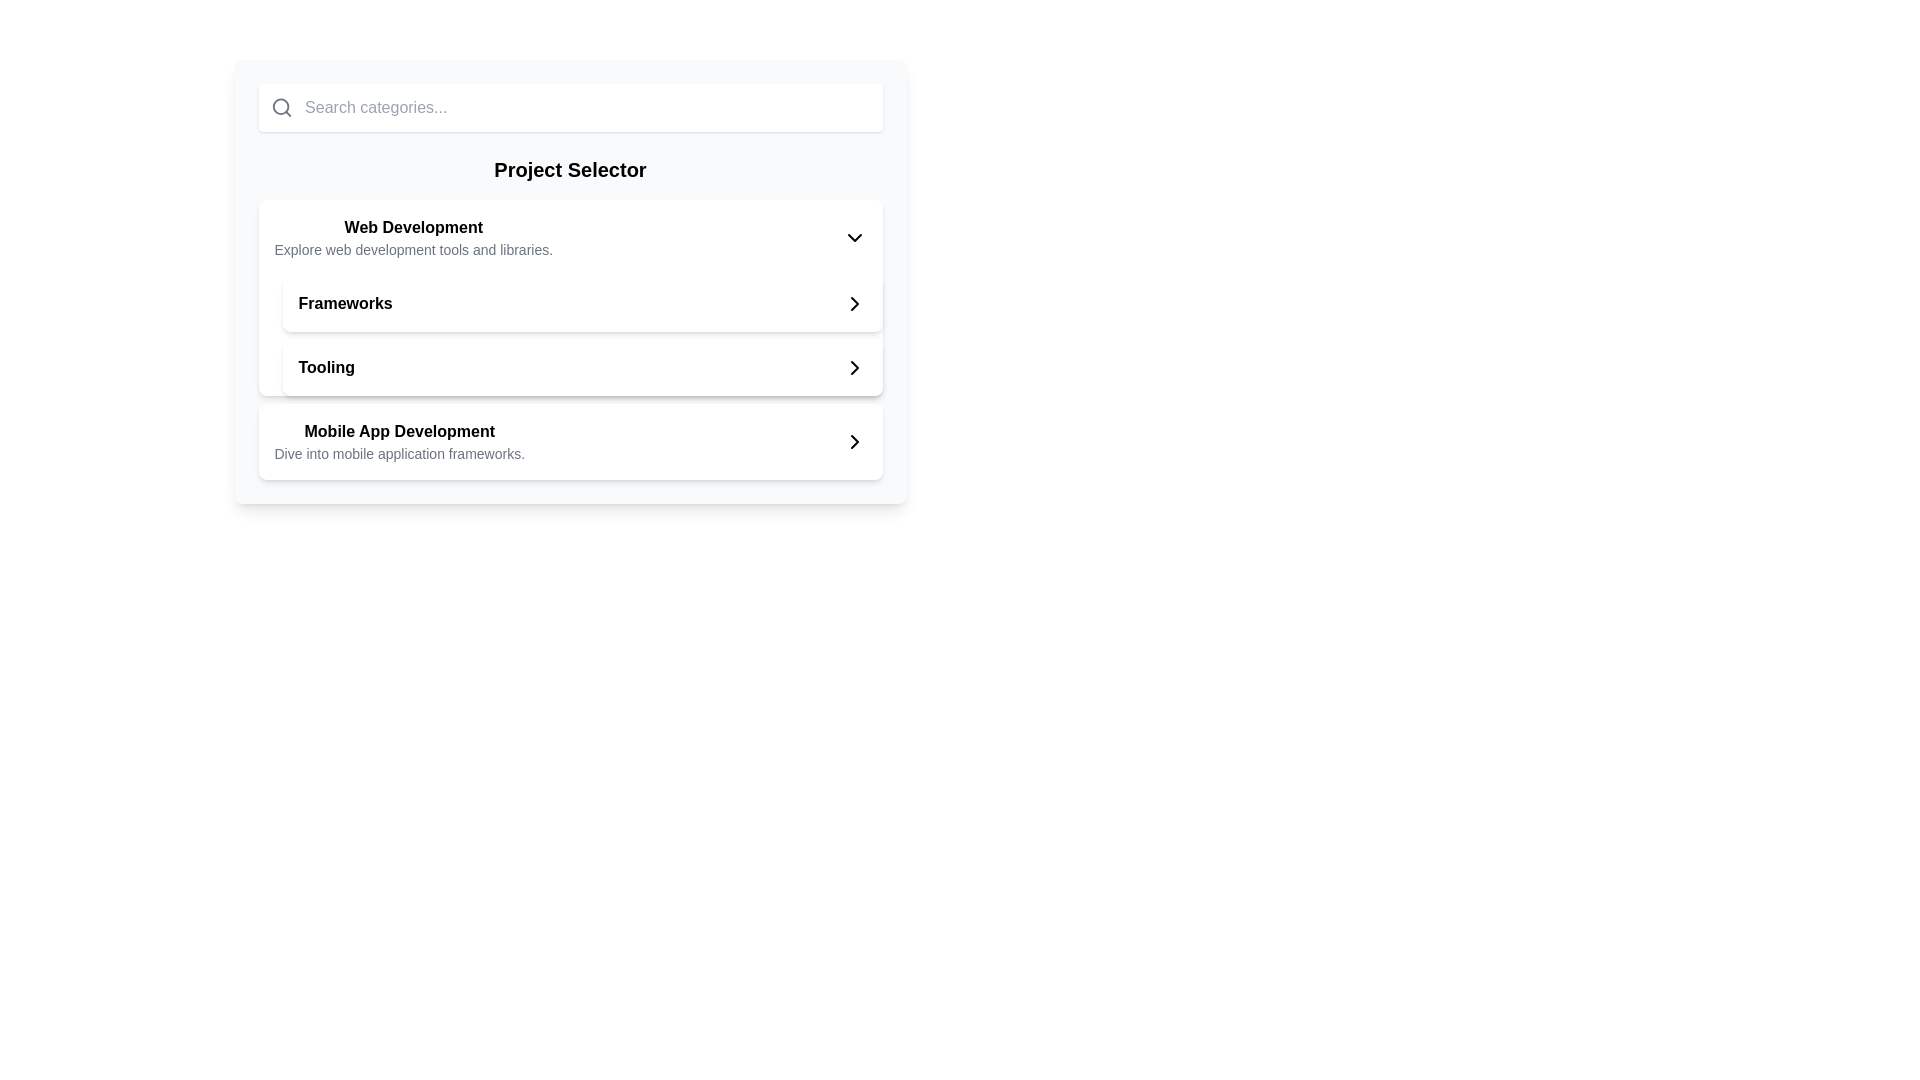 Image resolution: width=1920 pixels, height=1080 pixels. What do you see at coordinates (569, 237) in the screenshot?
I see `the first item of the collapsible list related to web development by clicking it` at bounding box center [569, 237].